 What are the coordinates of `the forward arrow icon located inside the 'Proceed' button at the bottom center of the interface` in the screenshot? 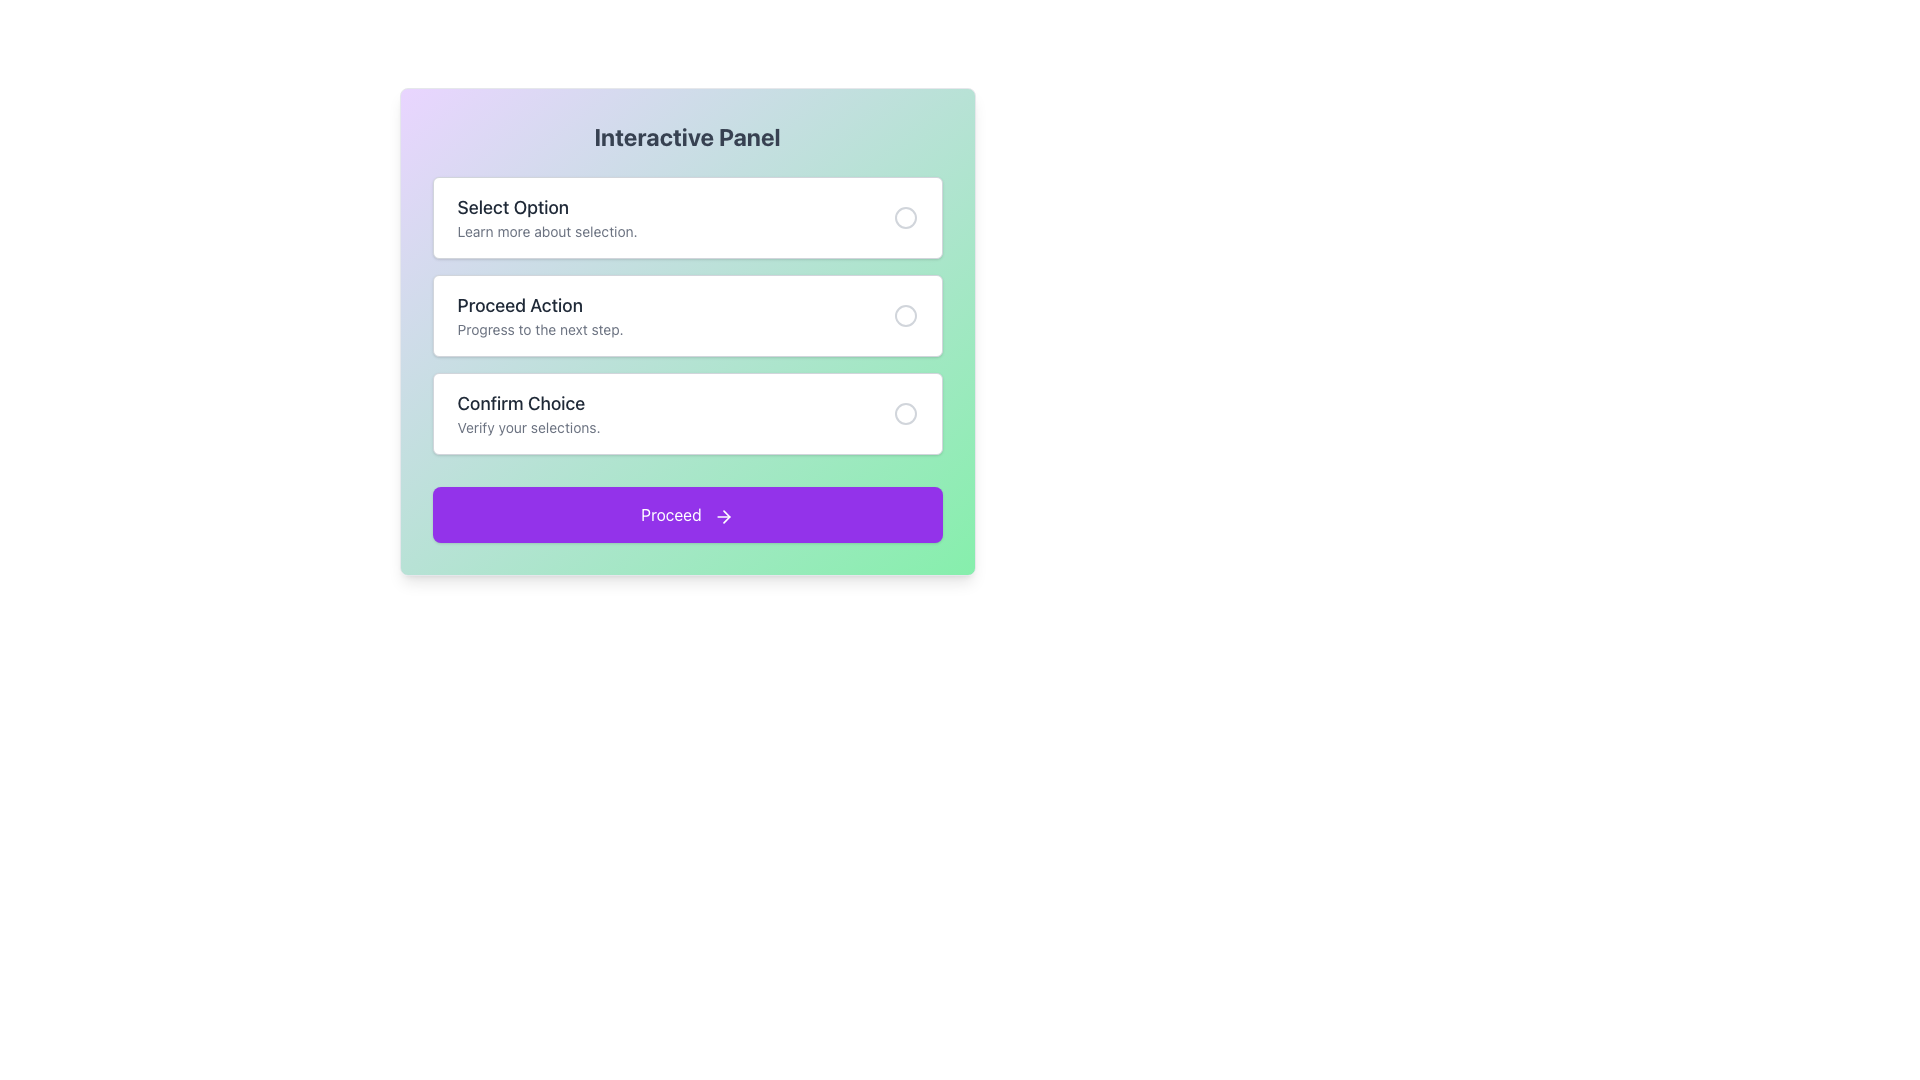 It's located at (722, 515).